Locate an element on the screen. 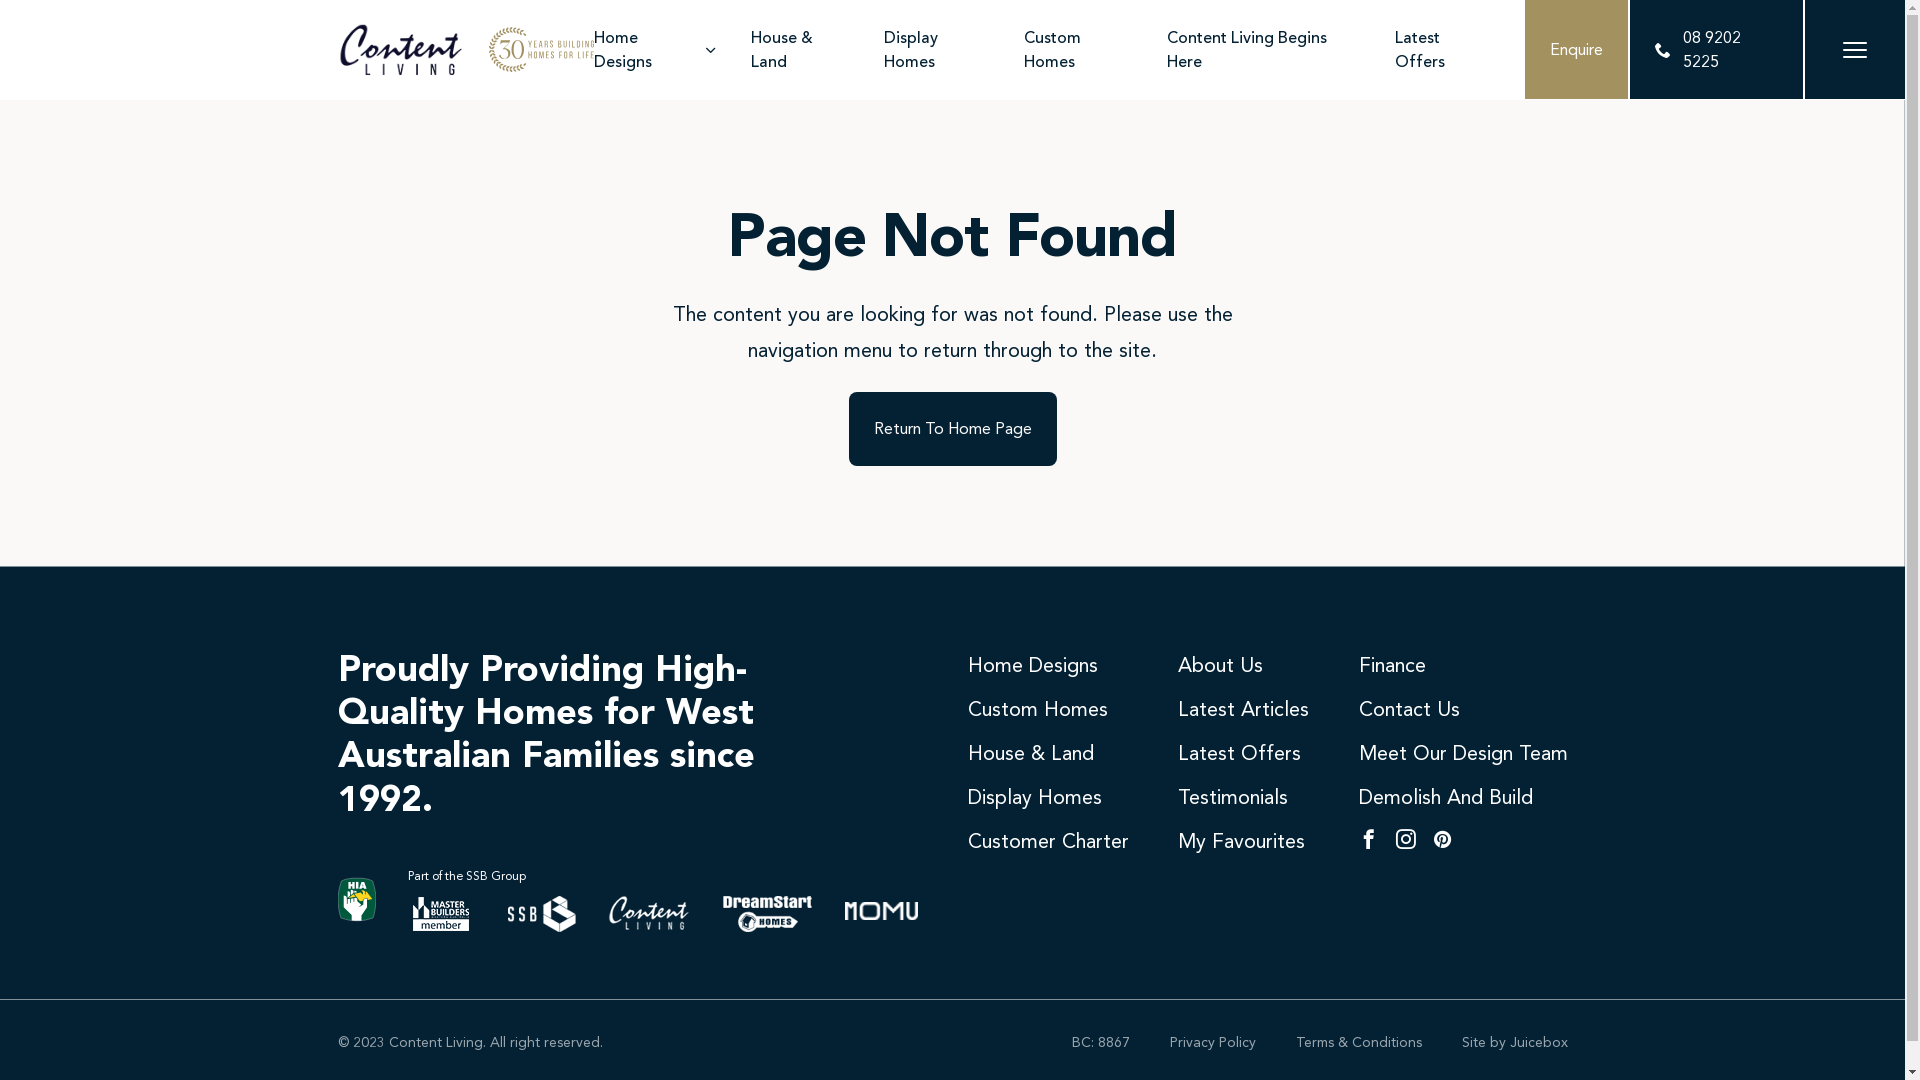  'Demolish And Build' is located at coordinates (1444, 796).